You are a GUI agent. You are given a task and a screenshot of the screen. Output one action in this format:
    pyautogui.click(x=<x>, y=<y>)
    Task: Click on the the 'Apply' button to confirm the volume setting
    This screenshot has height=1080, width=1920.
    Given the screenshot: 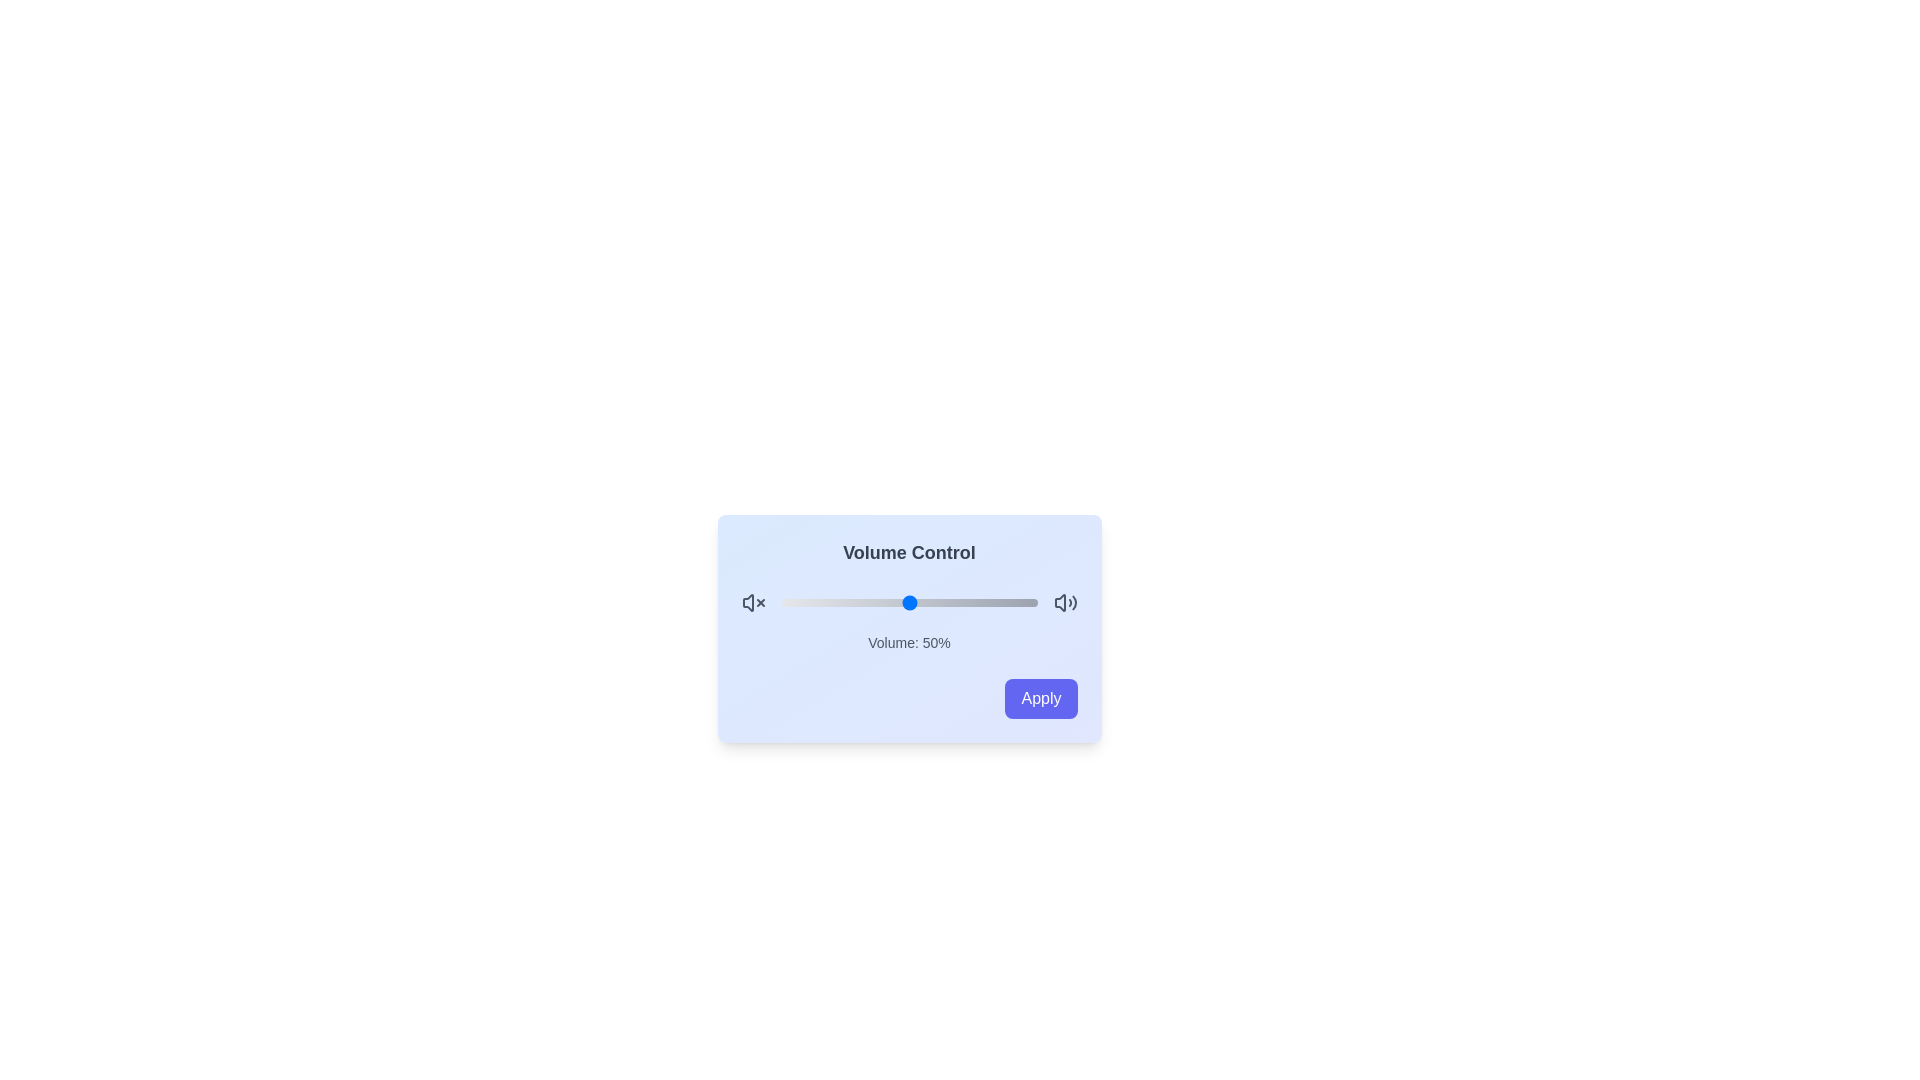 What is the action you would take?
    pyautogui.click(x=1040, y=697)
    